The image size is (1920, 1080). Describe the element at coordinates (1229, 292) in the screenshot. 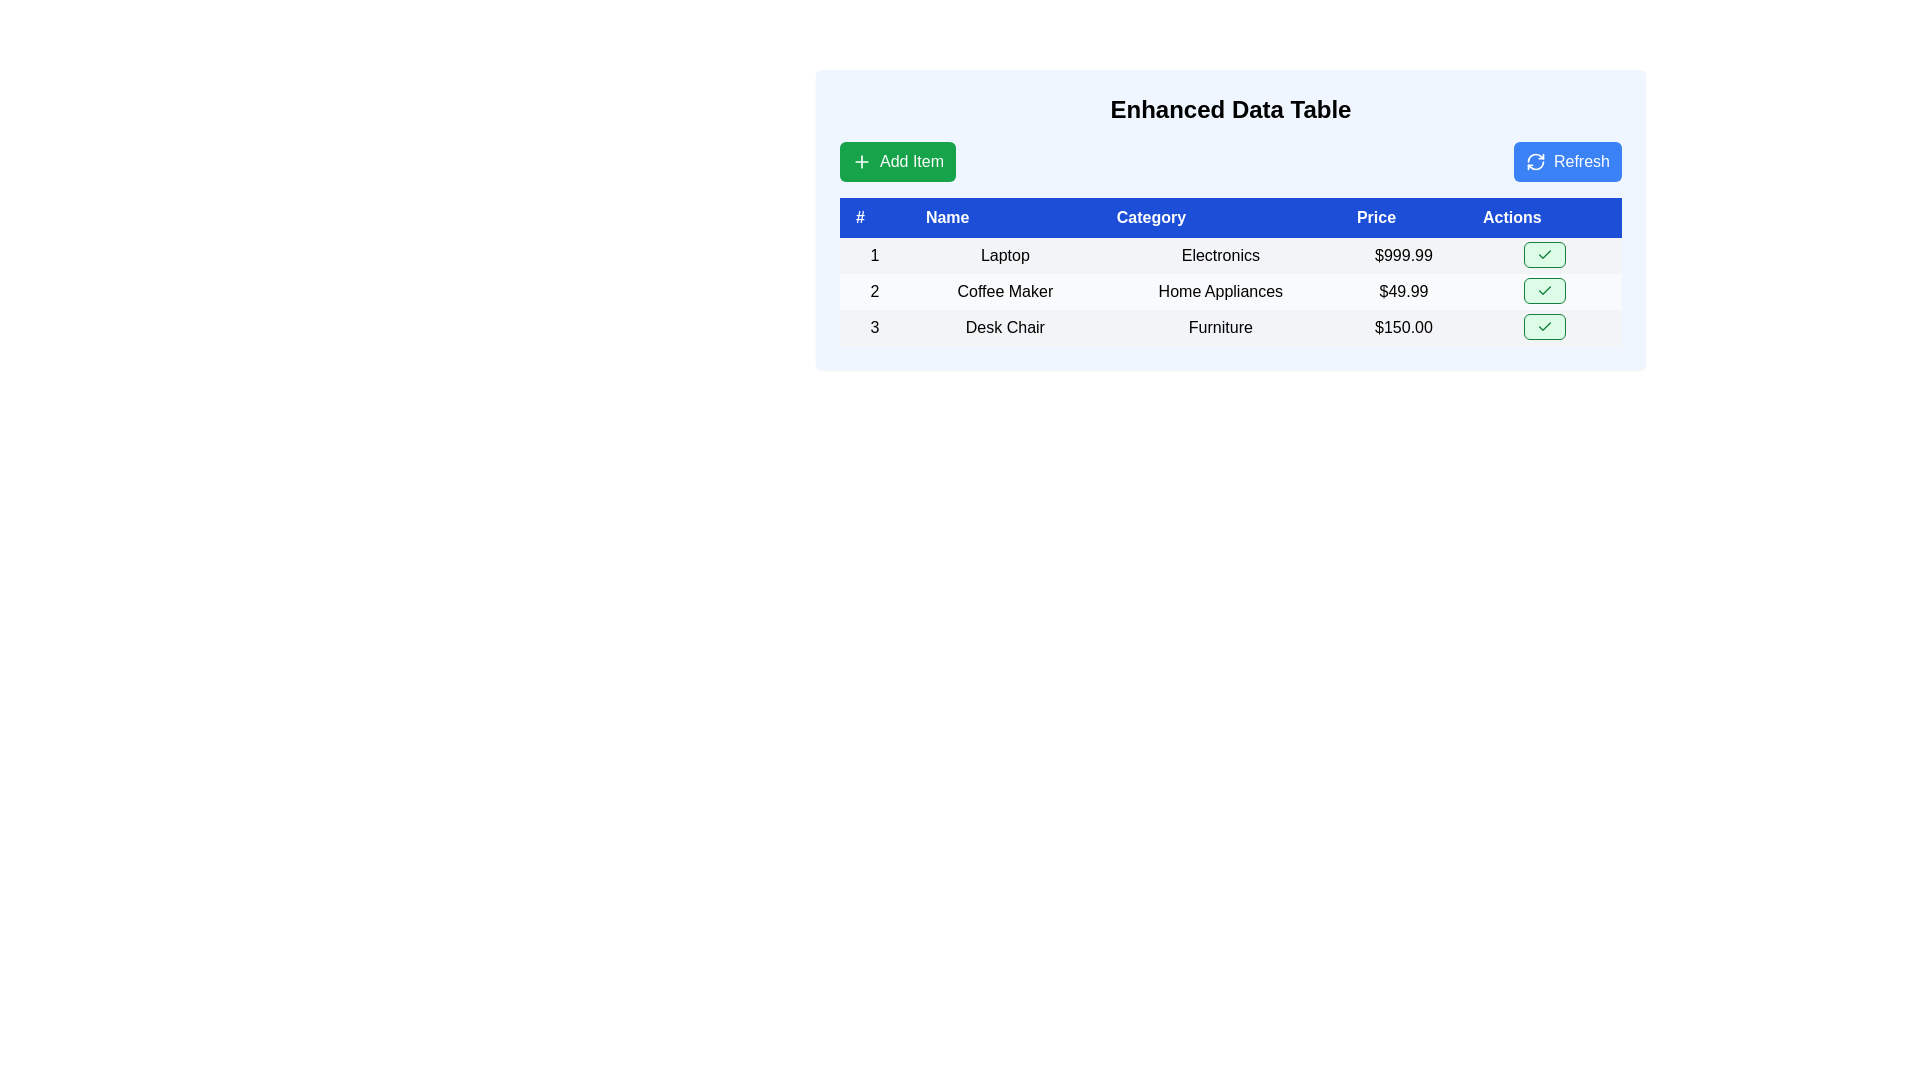

I see `text content of the second row in the table which includes the item 'Coffee Maker', its category 'Home Appliances', and its price '$49.99'` at that location.